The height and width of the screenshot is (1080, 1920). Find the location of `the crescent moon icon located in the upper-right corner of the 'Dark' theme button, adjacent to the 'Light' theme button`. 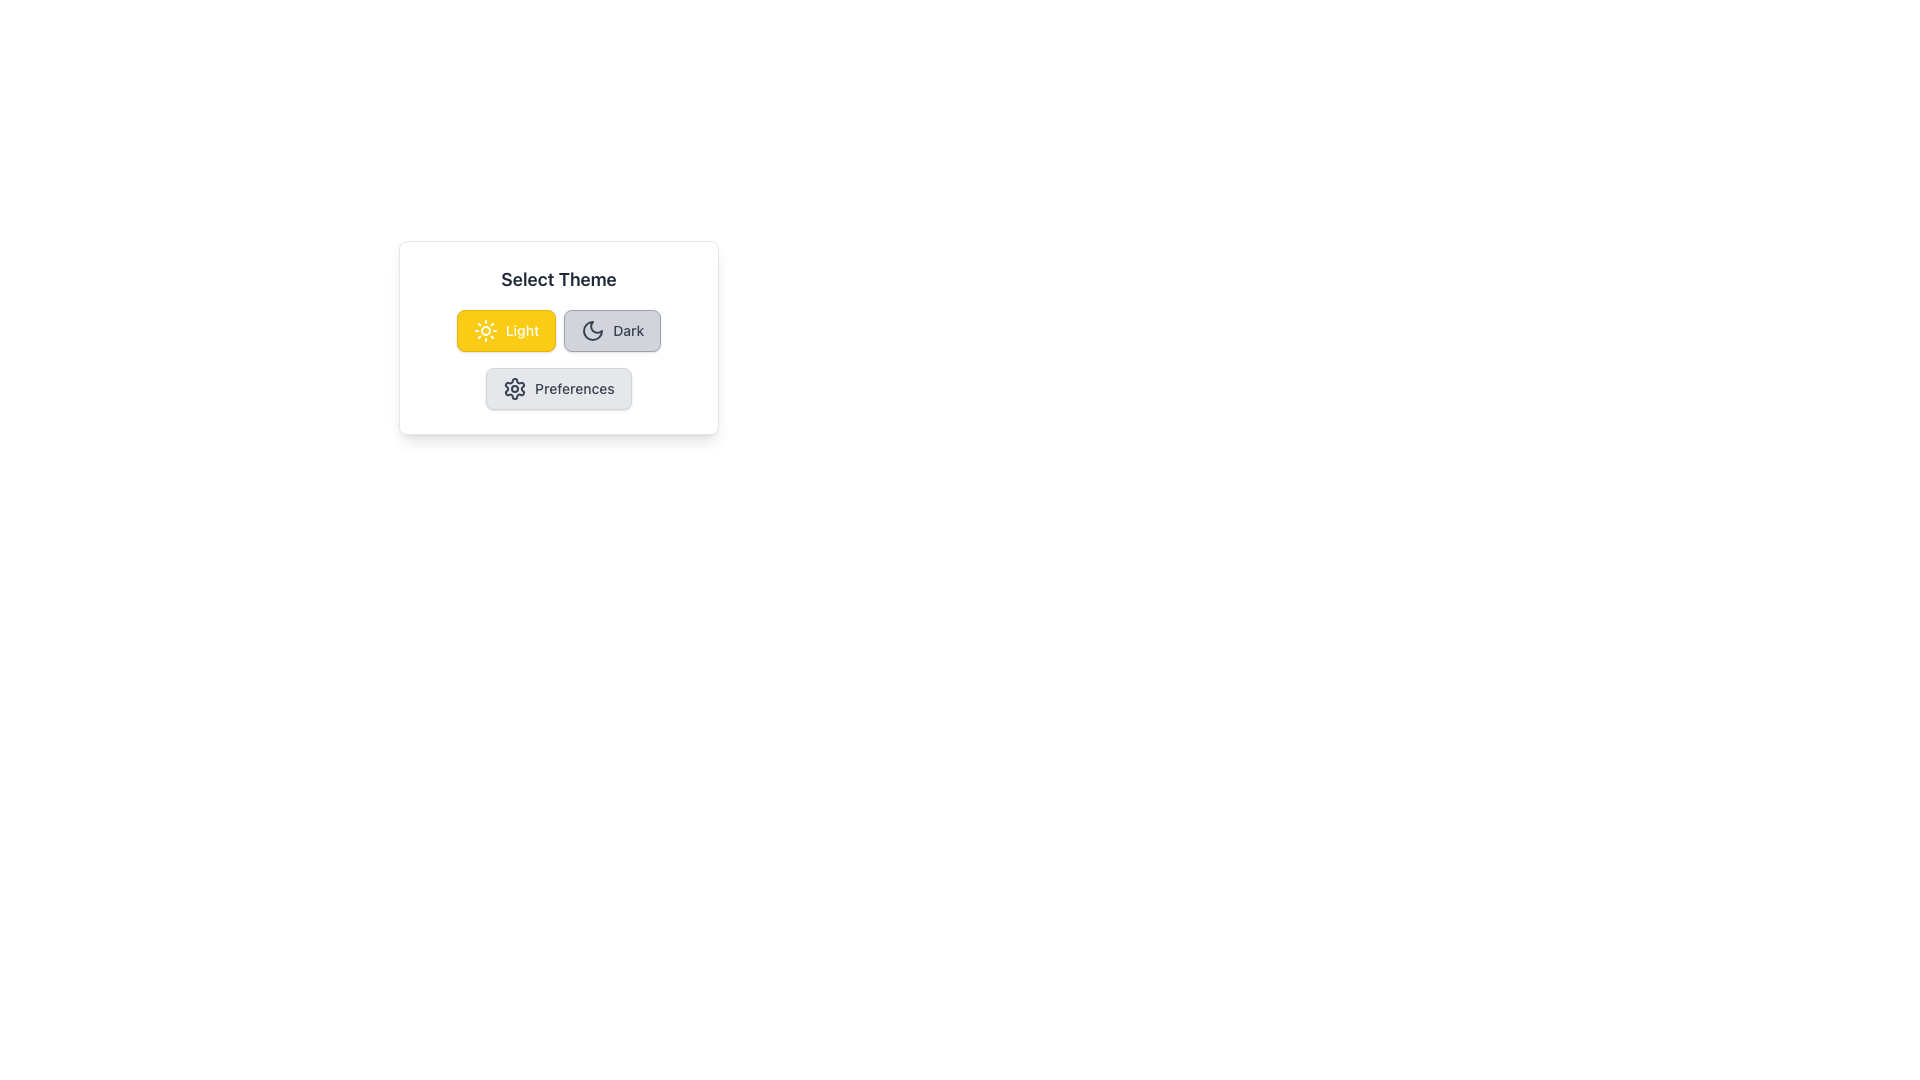

the crescent moon icon located in the upper-right corner of the 'Dark' theme button, adjacent to the 'Light' theme button is located at coordinates (592, 330).